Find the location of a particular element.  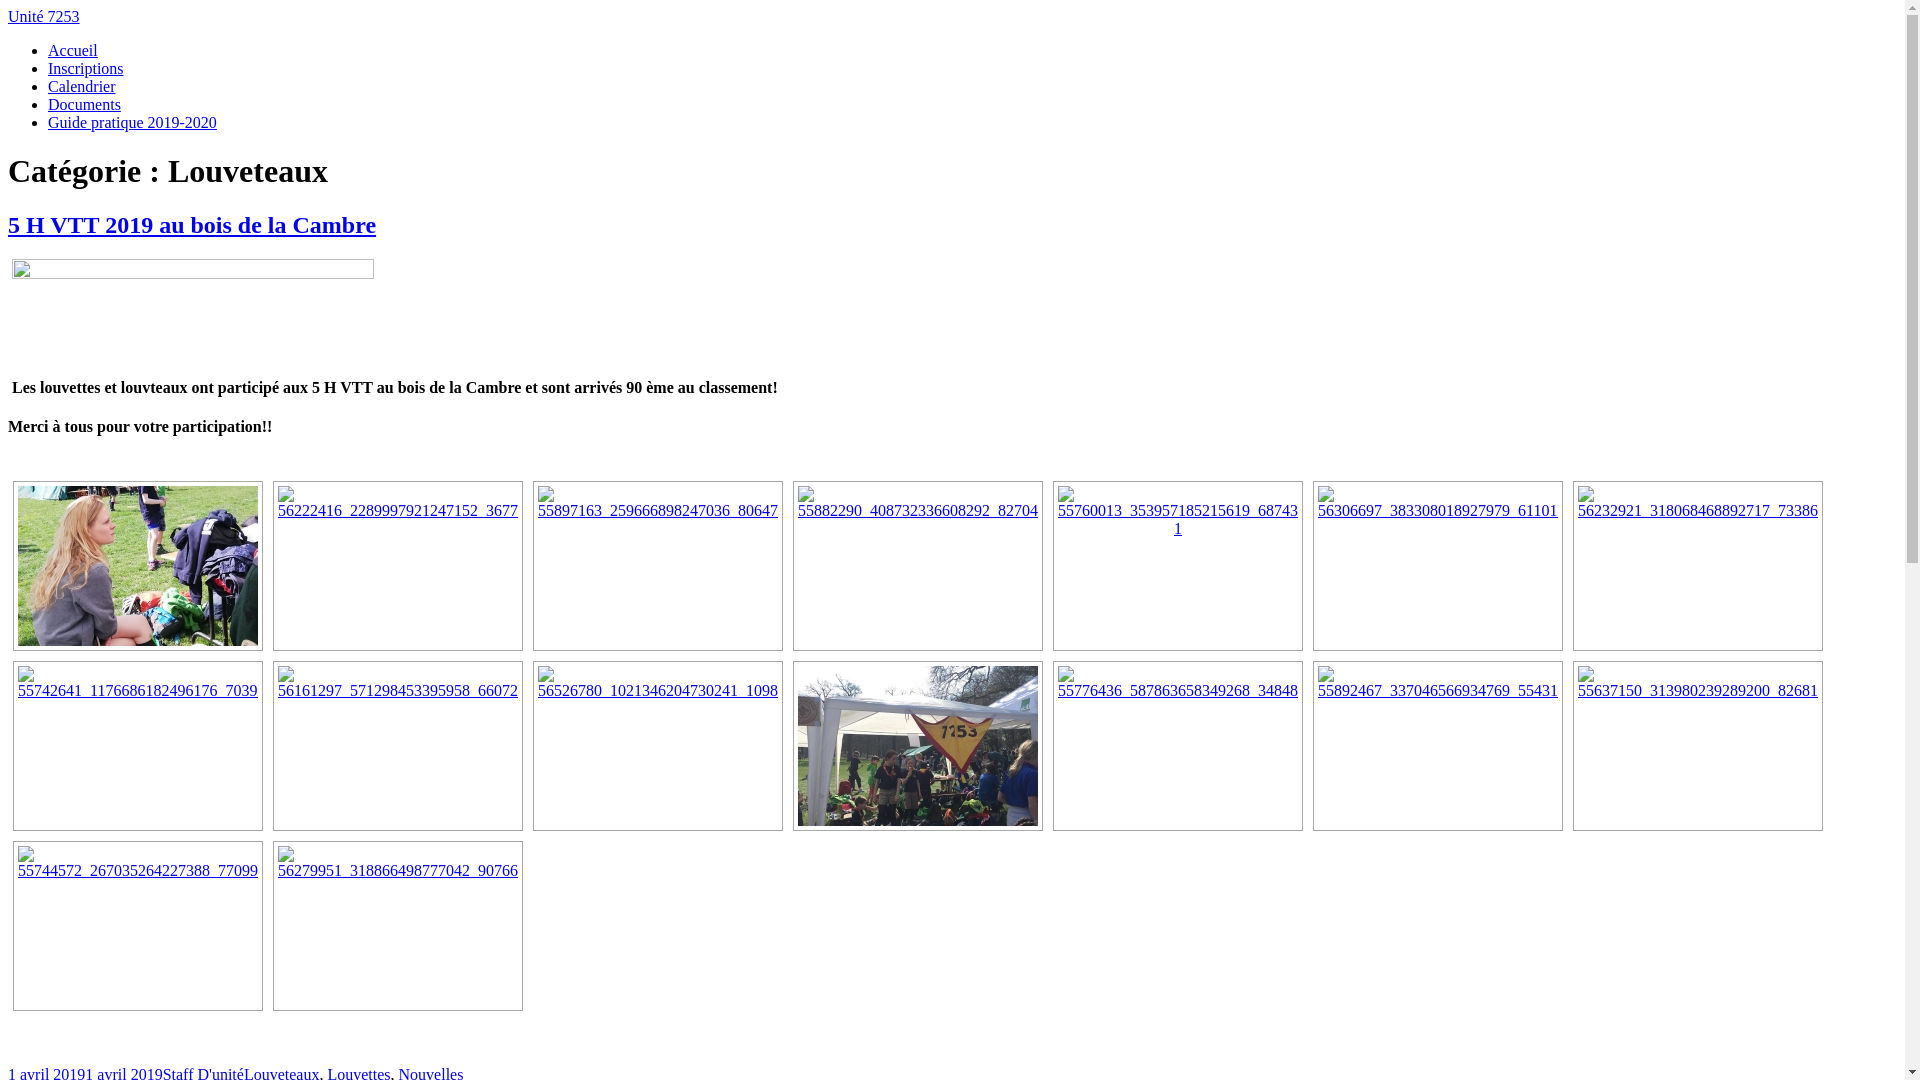

'56279951_318866498777042_9076661039264694272_n' is located at coordinates (398, 925).